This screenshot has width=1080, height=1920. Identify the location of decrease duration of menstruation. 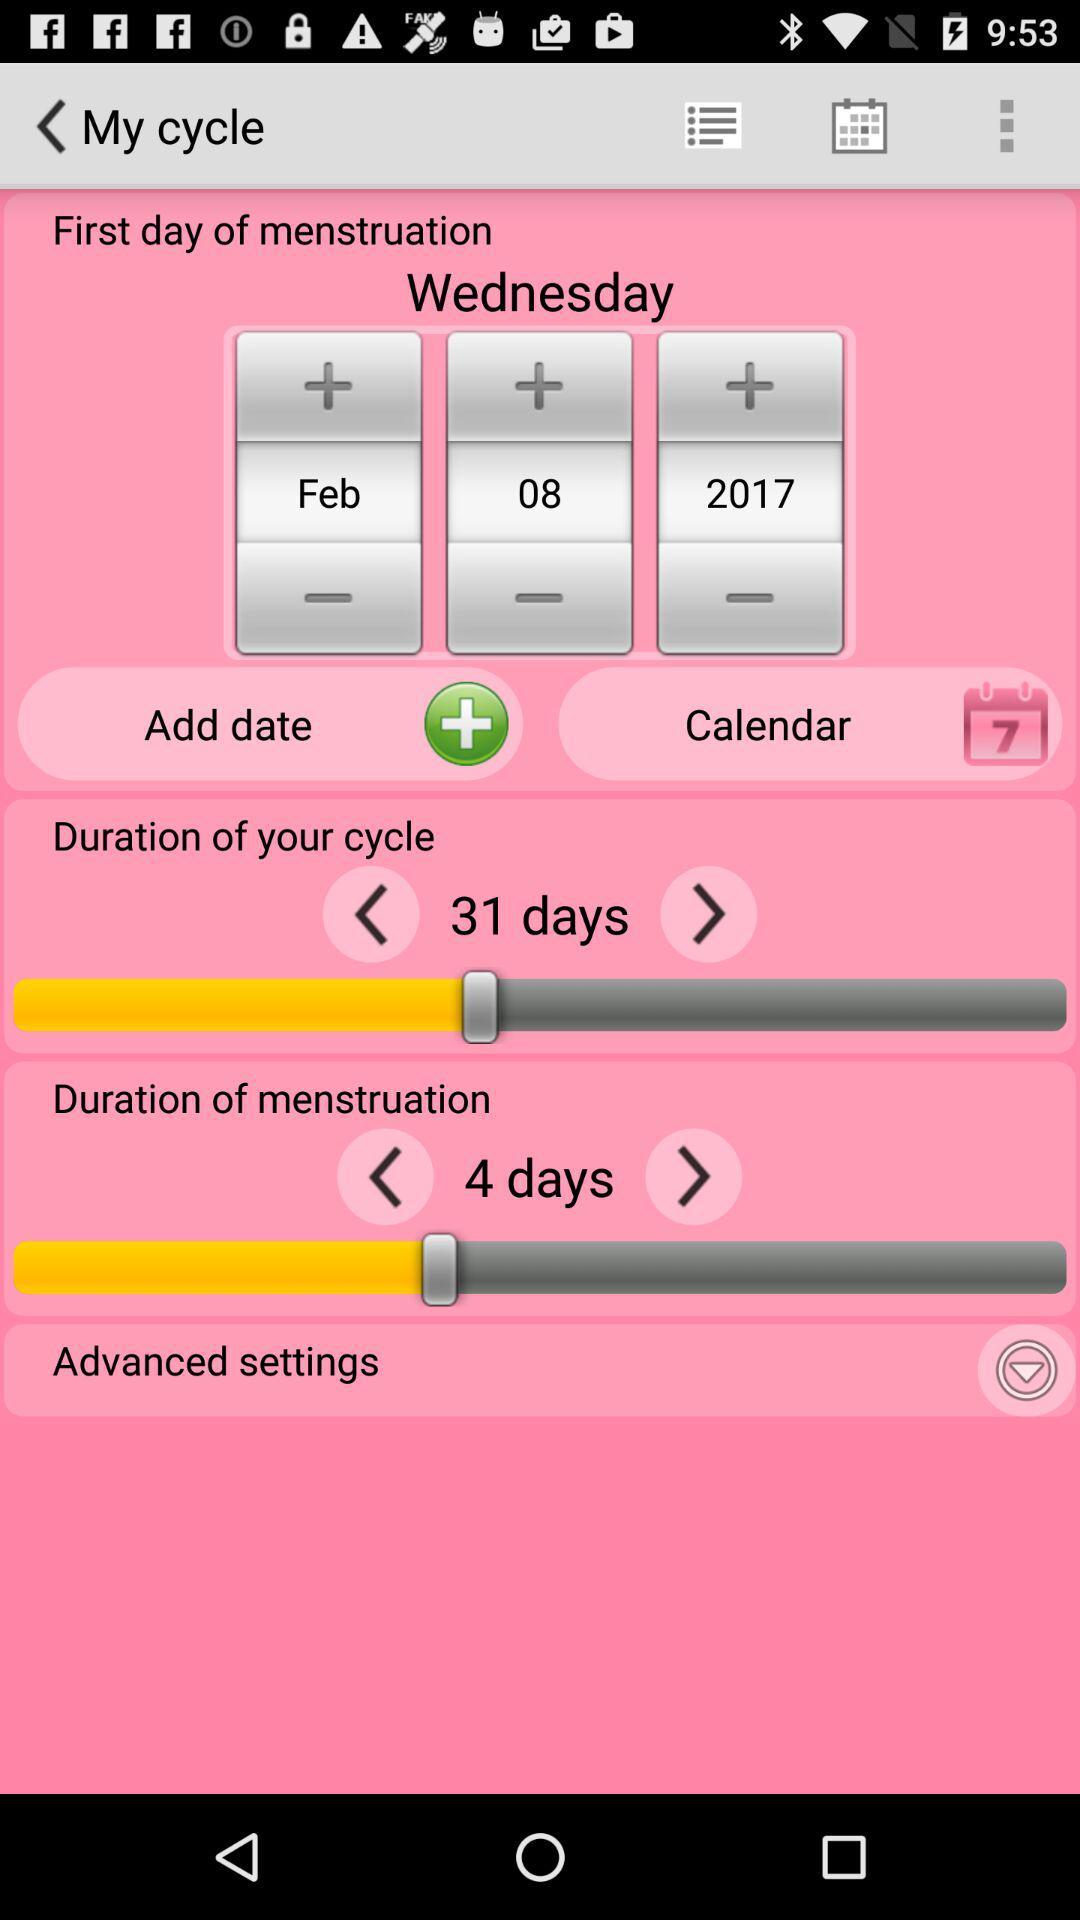
(385, 1176).